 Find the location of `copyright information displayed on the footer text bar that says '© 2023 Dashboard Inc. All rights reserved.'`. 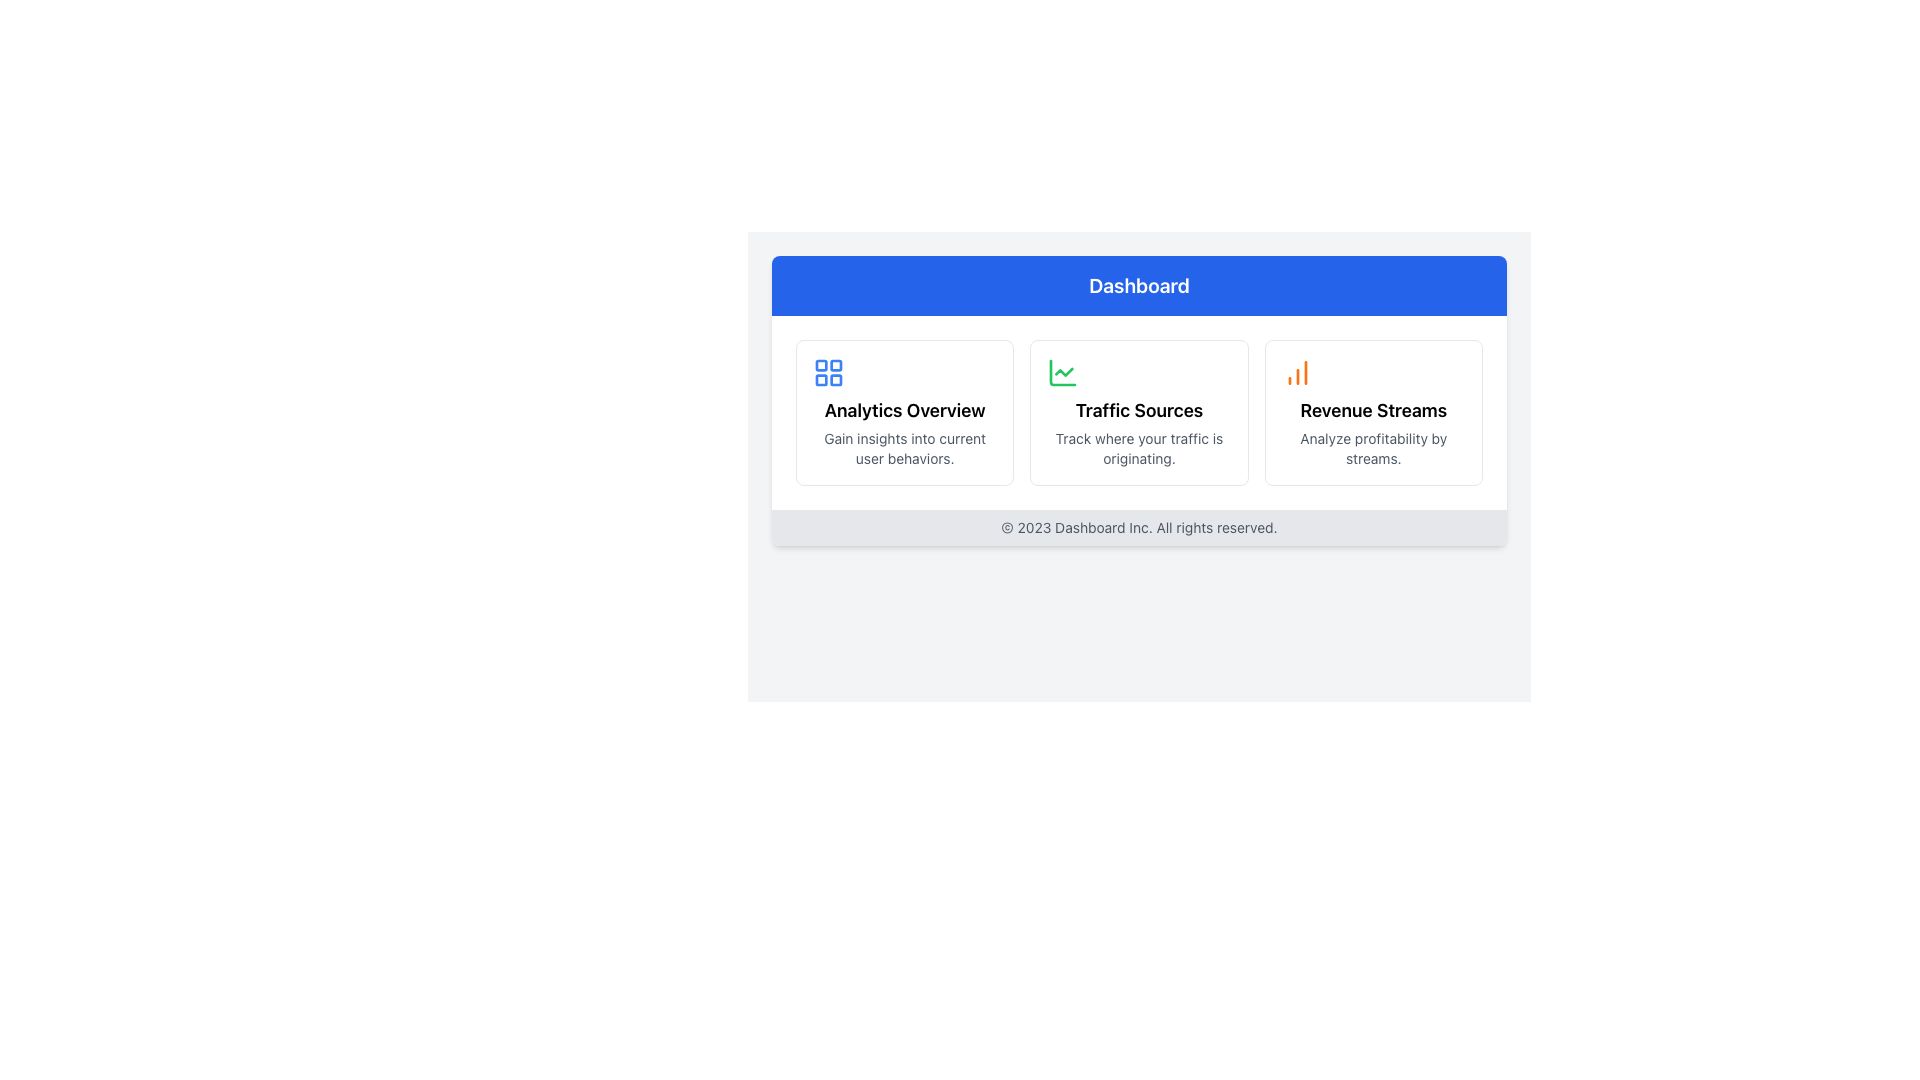

copyright information displayed on the footer text bar that says '© 2023 Dashboard Inc. All rights reserved.' is located at coordinates (1139, 527).